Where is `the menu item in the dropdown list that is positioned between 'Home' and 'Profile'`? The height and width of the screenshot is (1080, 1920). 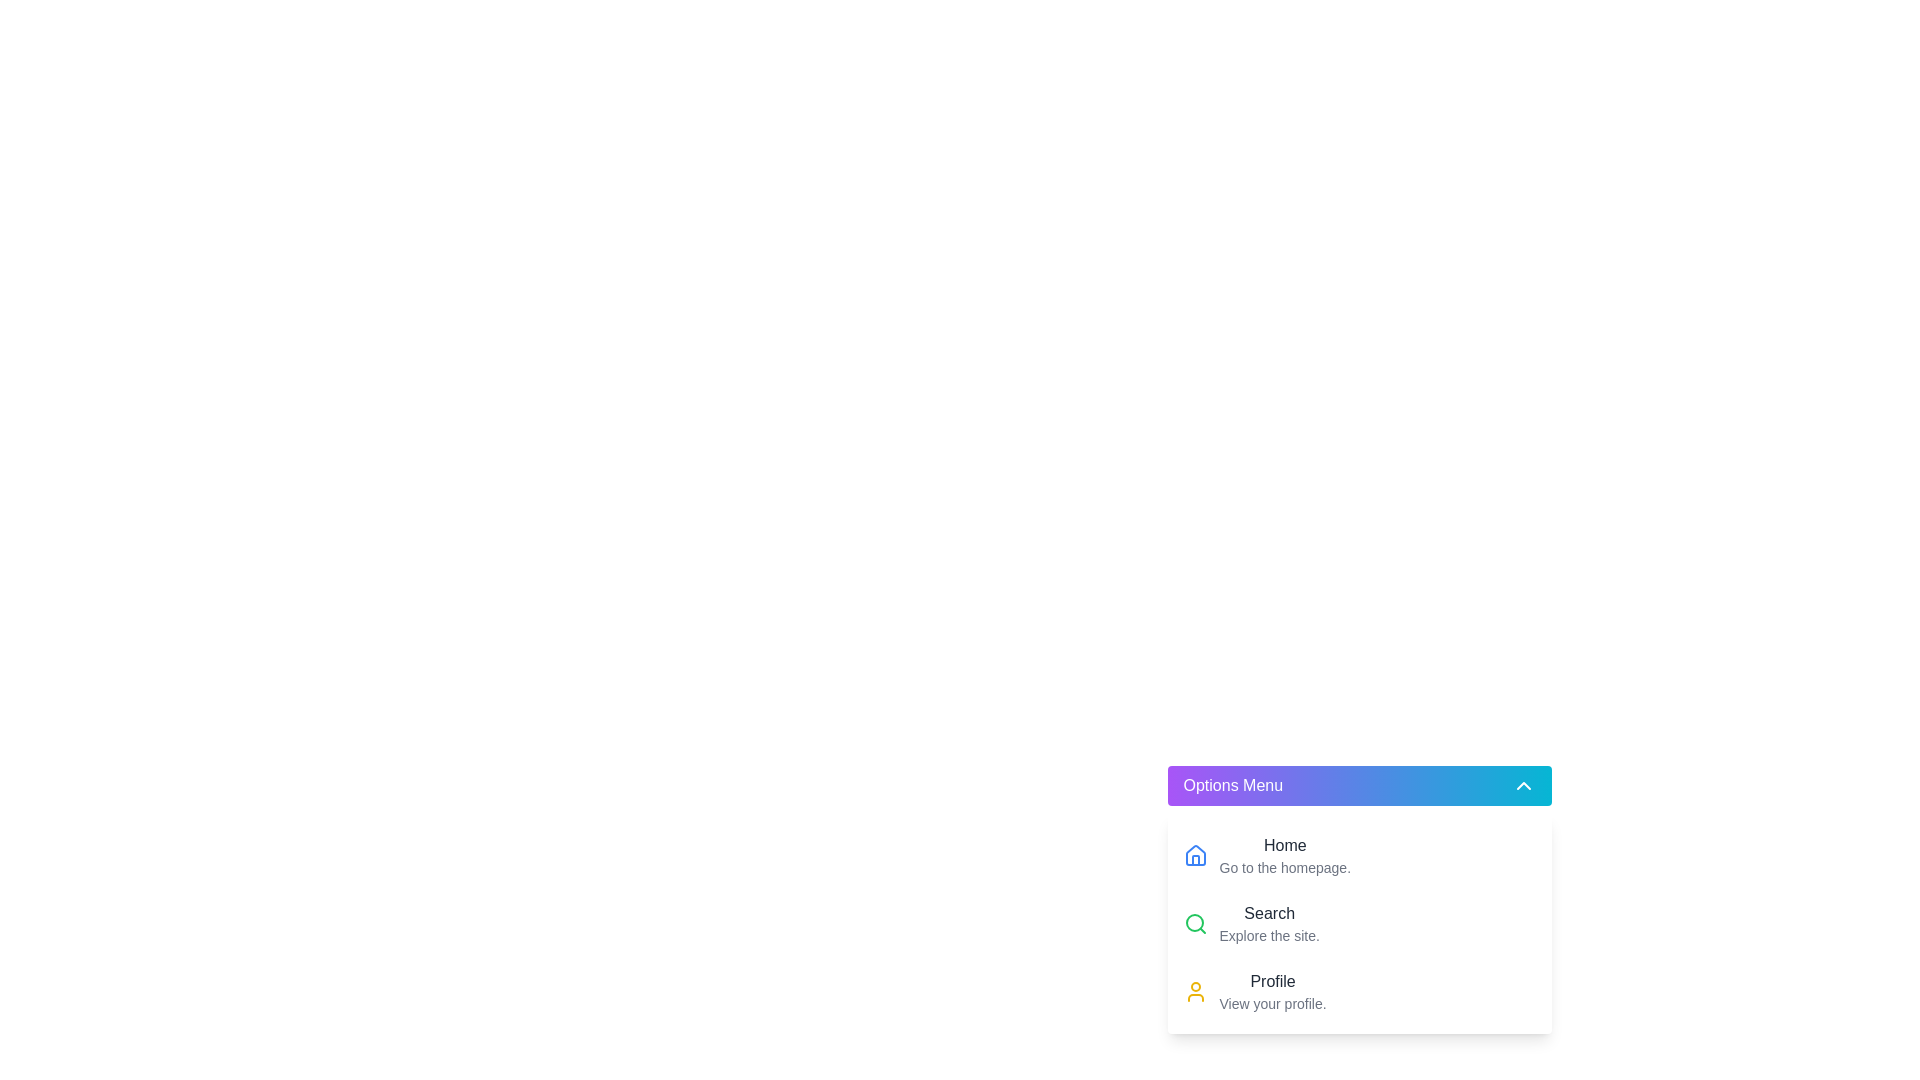
the menu item in the dropdown list that is positioned between 'Home' and 'Profile' is located at coordinates (1268, 924).